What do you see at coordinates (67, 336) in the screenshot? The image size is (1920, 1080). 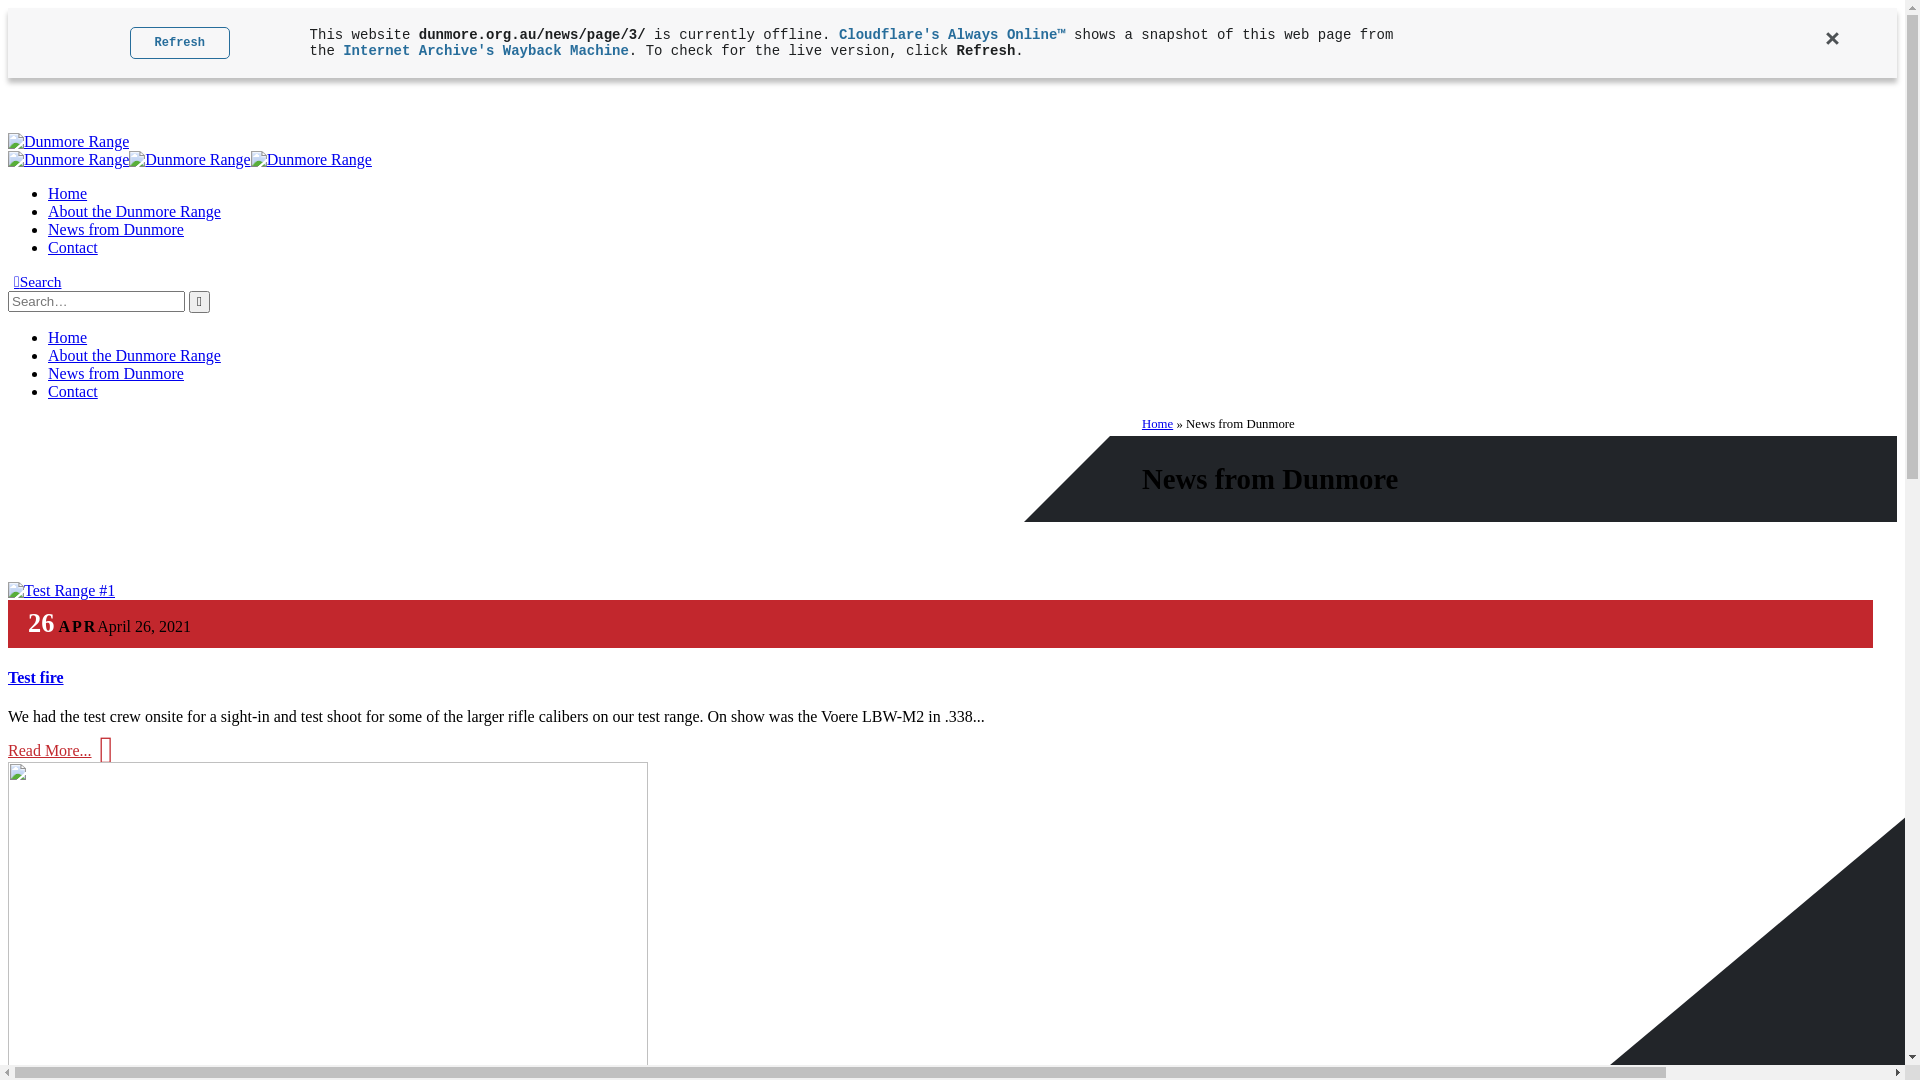 I see `'Home'` at bounding box center [67, 336].